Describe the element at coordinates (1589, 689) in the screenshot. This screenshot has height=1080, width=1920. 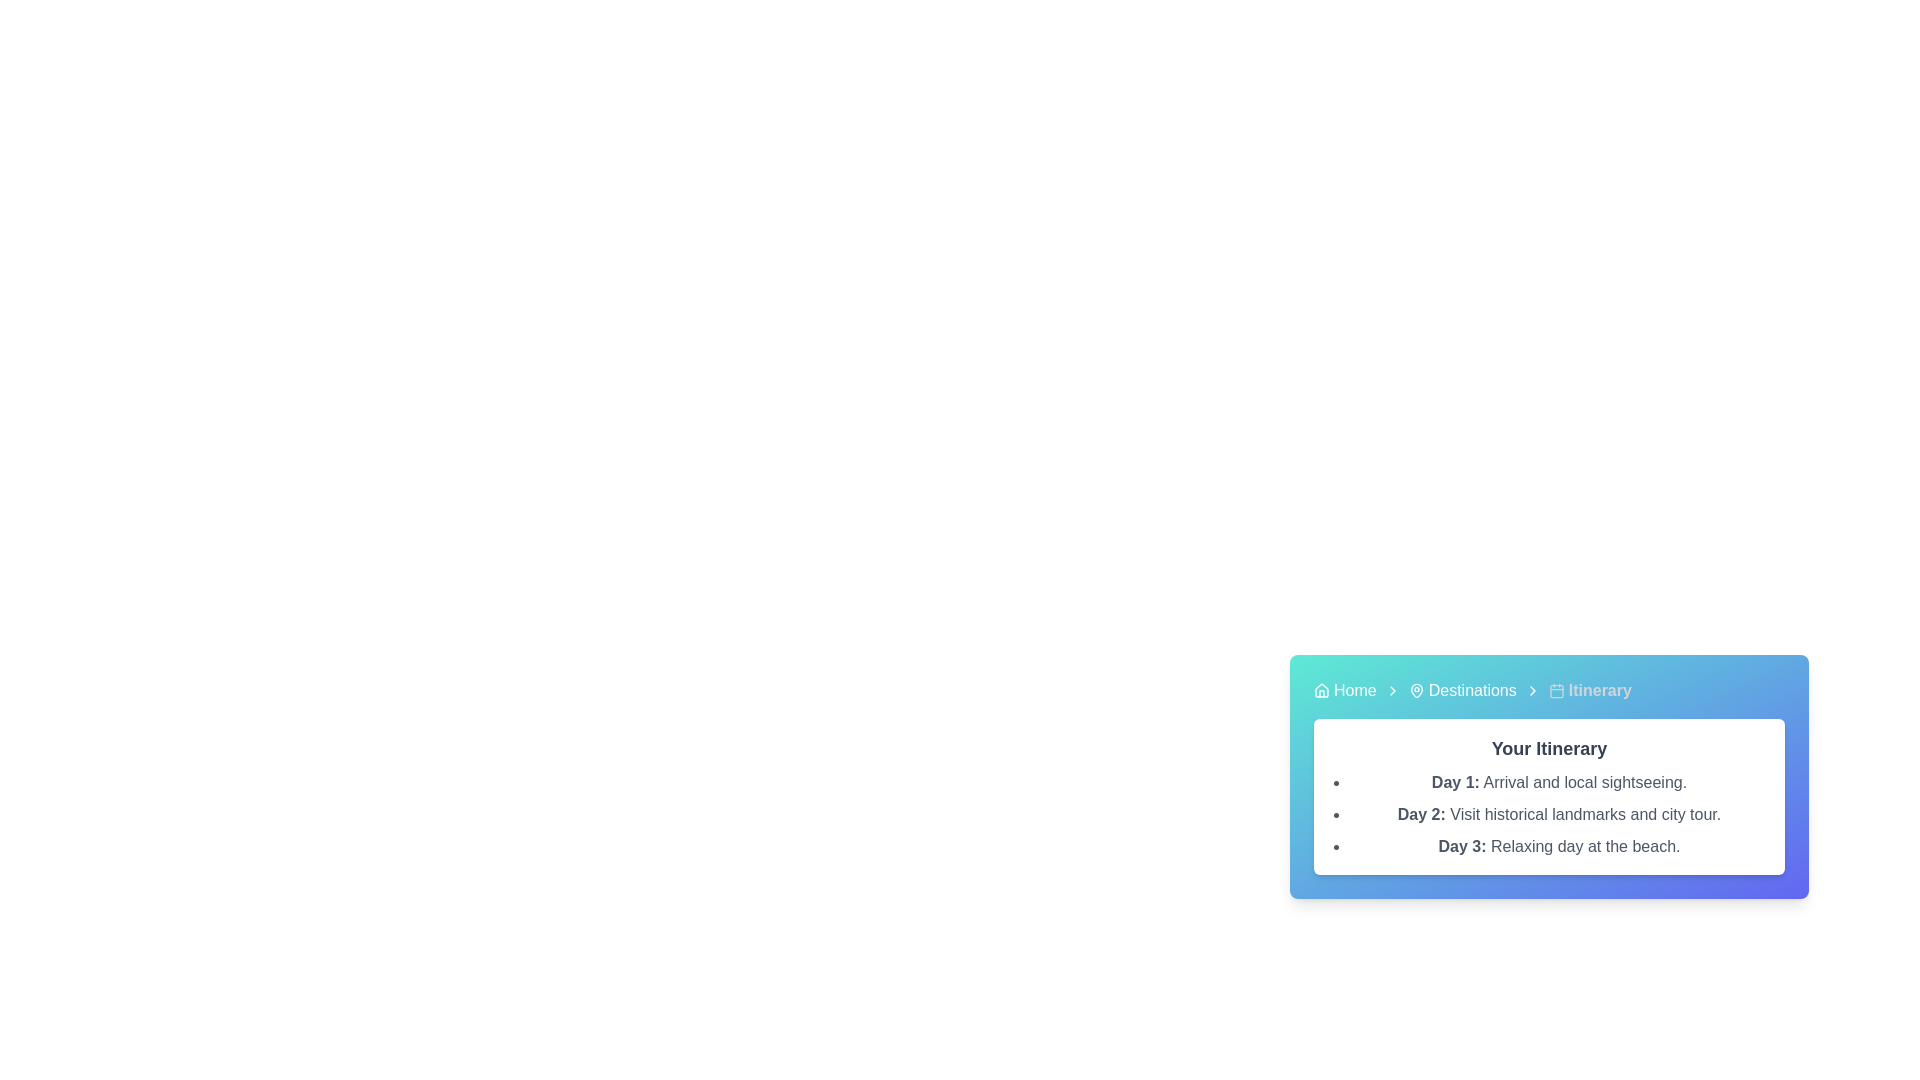
I see `the 'Itinerary' text label in the breadcrumb navigation bar` at that location.